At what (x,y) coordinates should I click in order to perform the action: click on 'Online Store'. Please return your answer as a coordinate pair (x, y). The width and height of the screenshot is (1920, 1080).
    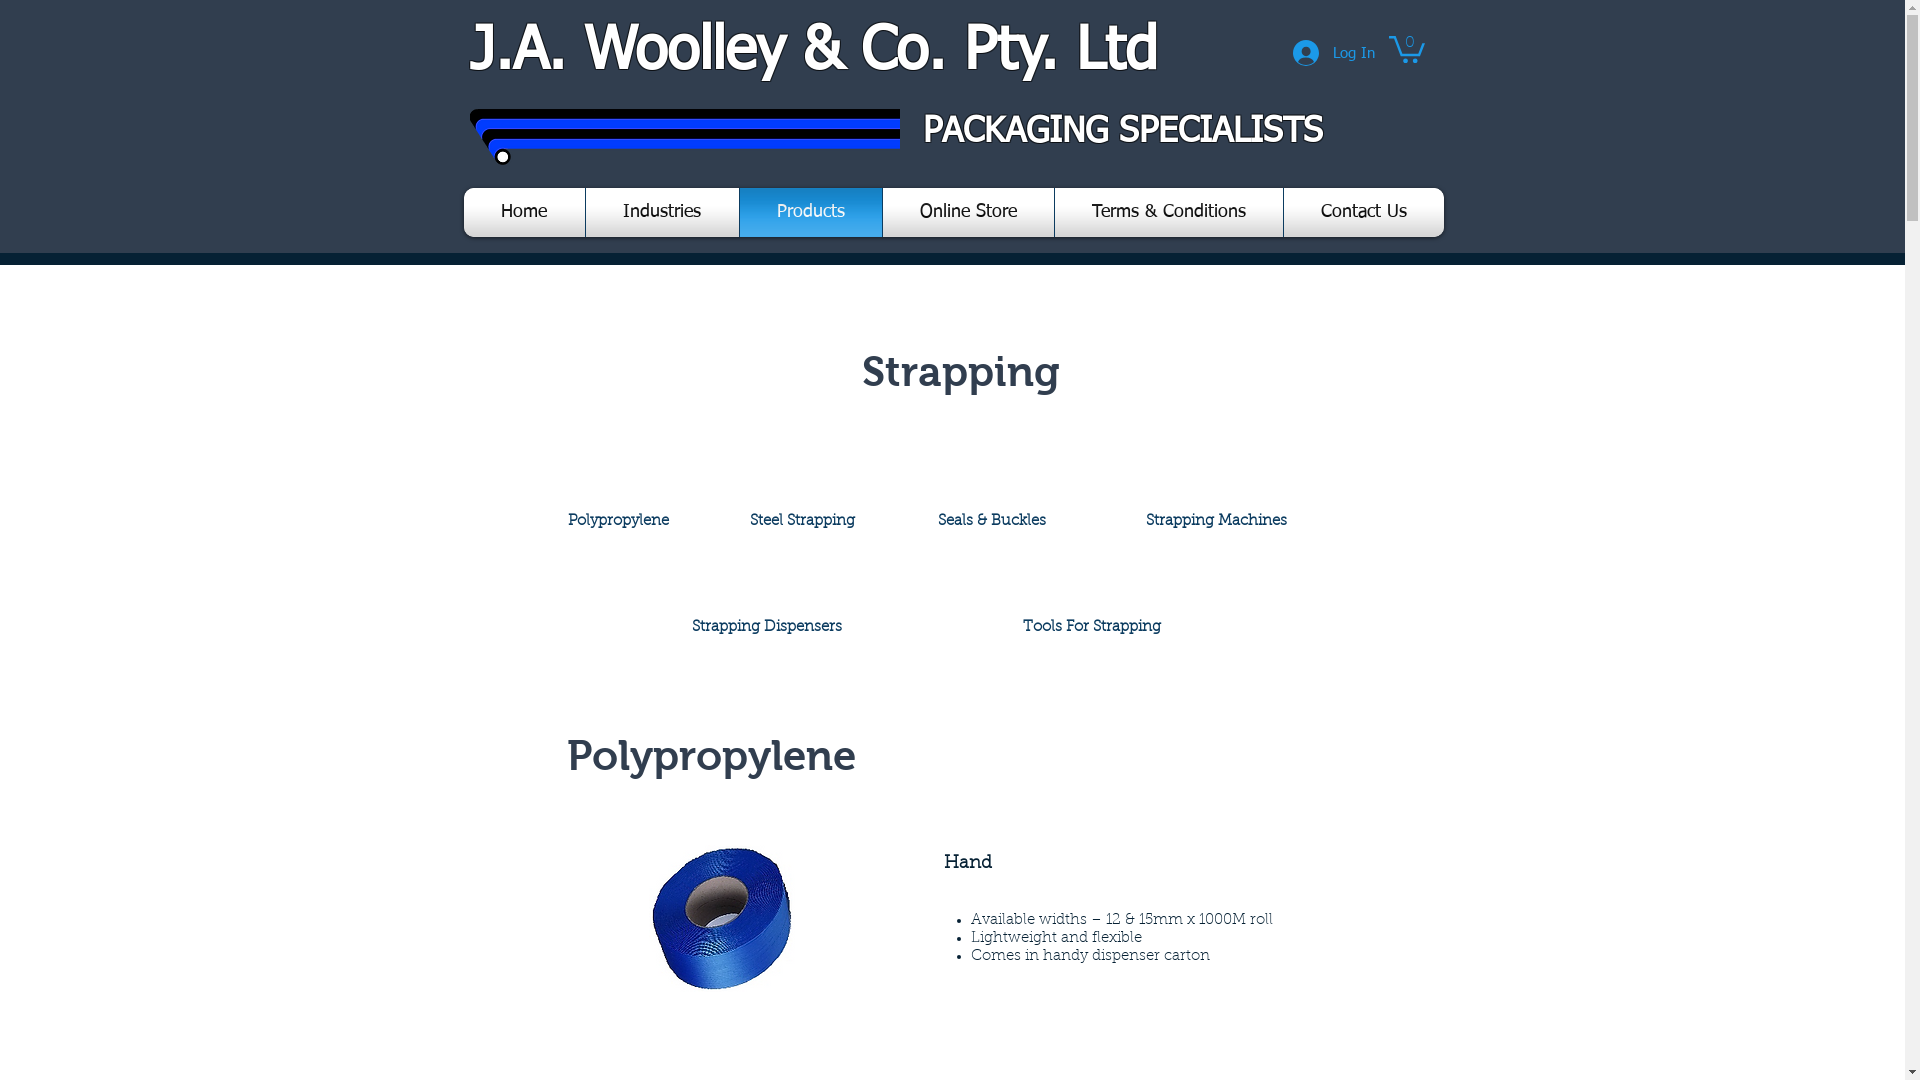
    Looking at the image, I should click on (968, 212).